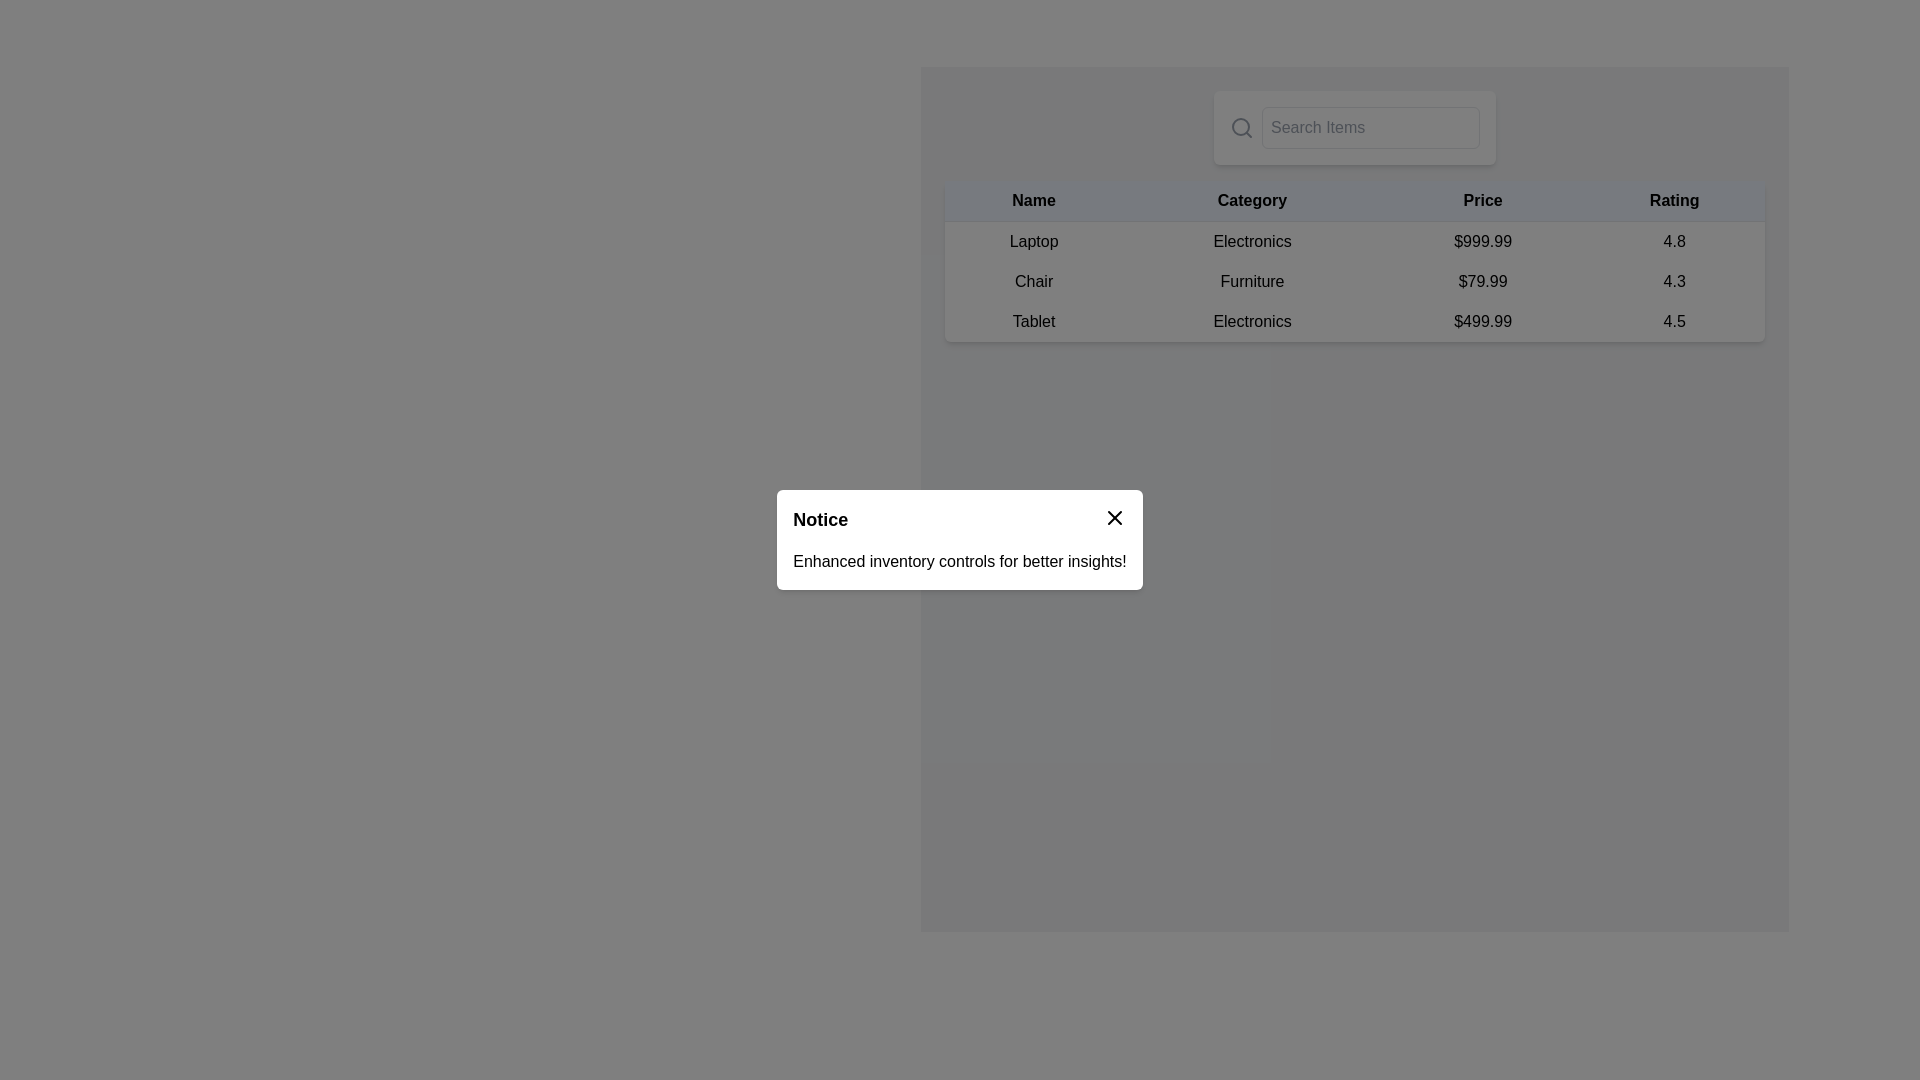 This screenshot has height=1080, width=1920. Describe the element at coordinates (1354, 239) in the screenshot. I see `the first row of the product table displaying 'Laptop', 'Electronics', '$999.99', and '4.8' ratings` at that location.